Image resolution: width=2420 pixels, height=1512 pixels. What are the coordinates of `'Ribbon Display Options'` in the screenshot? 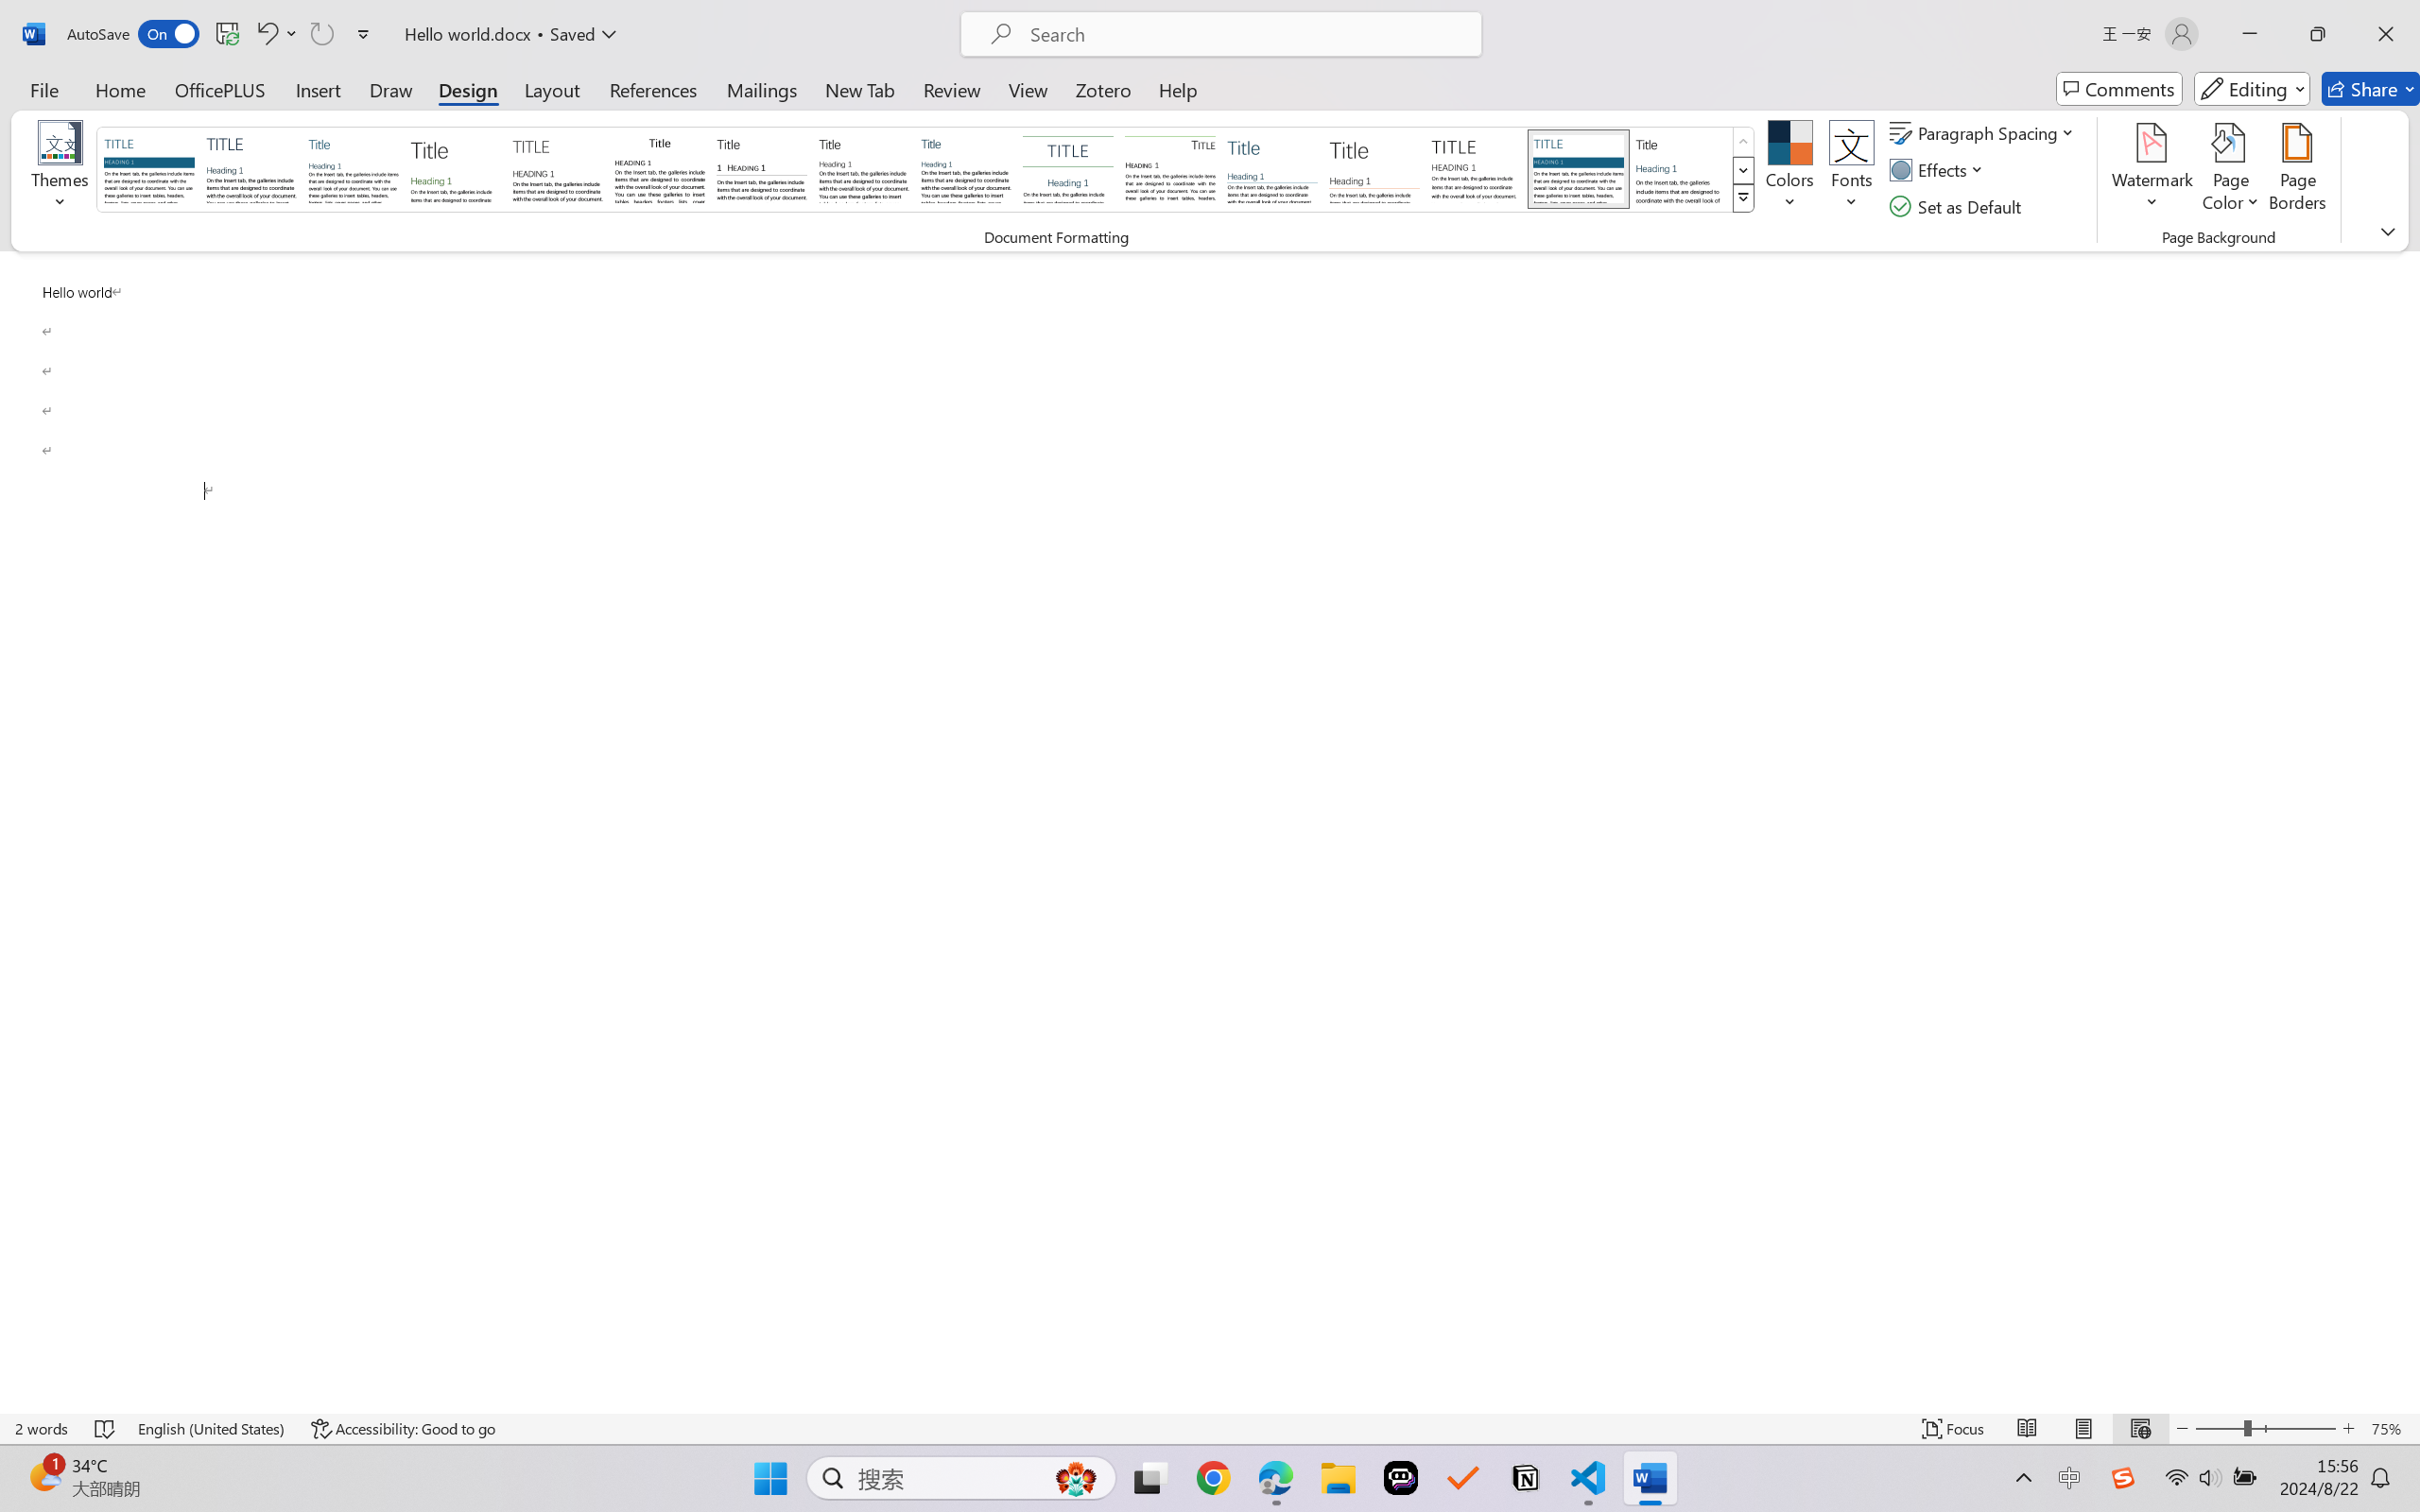 It's located at (2387, 231).